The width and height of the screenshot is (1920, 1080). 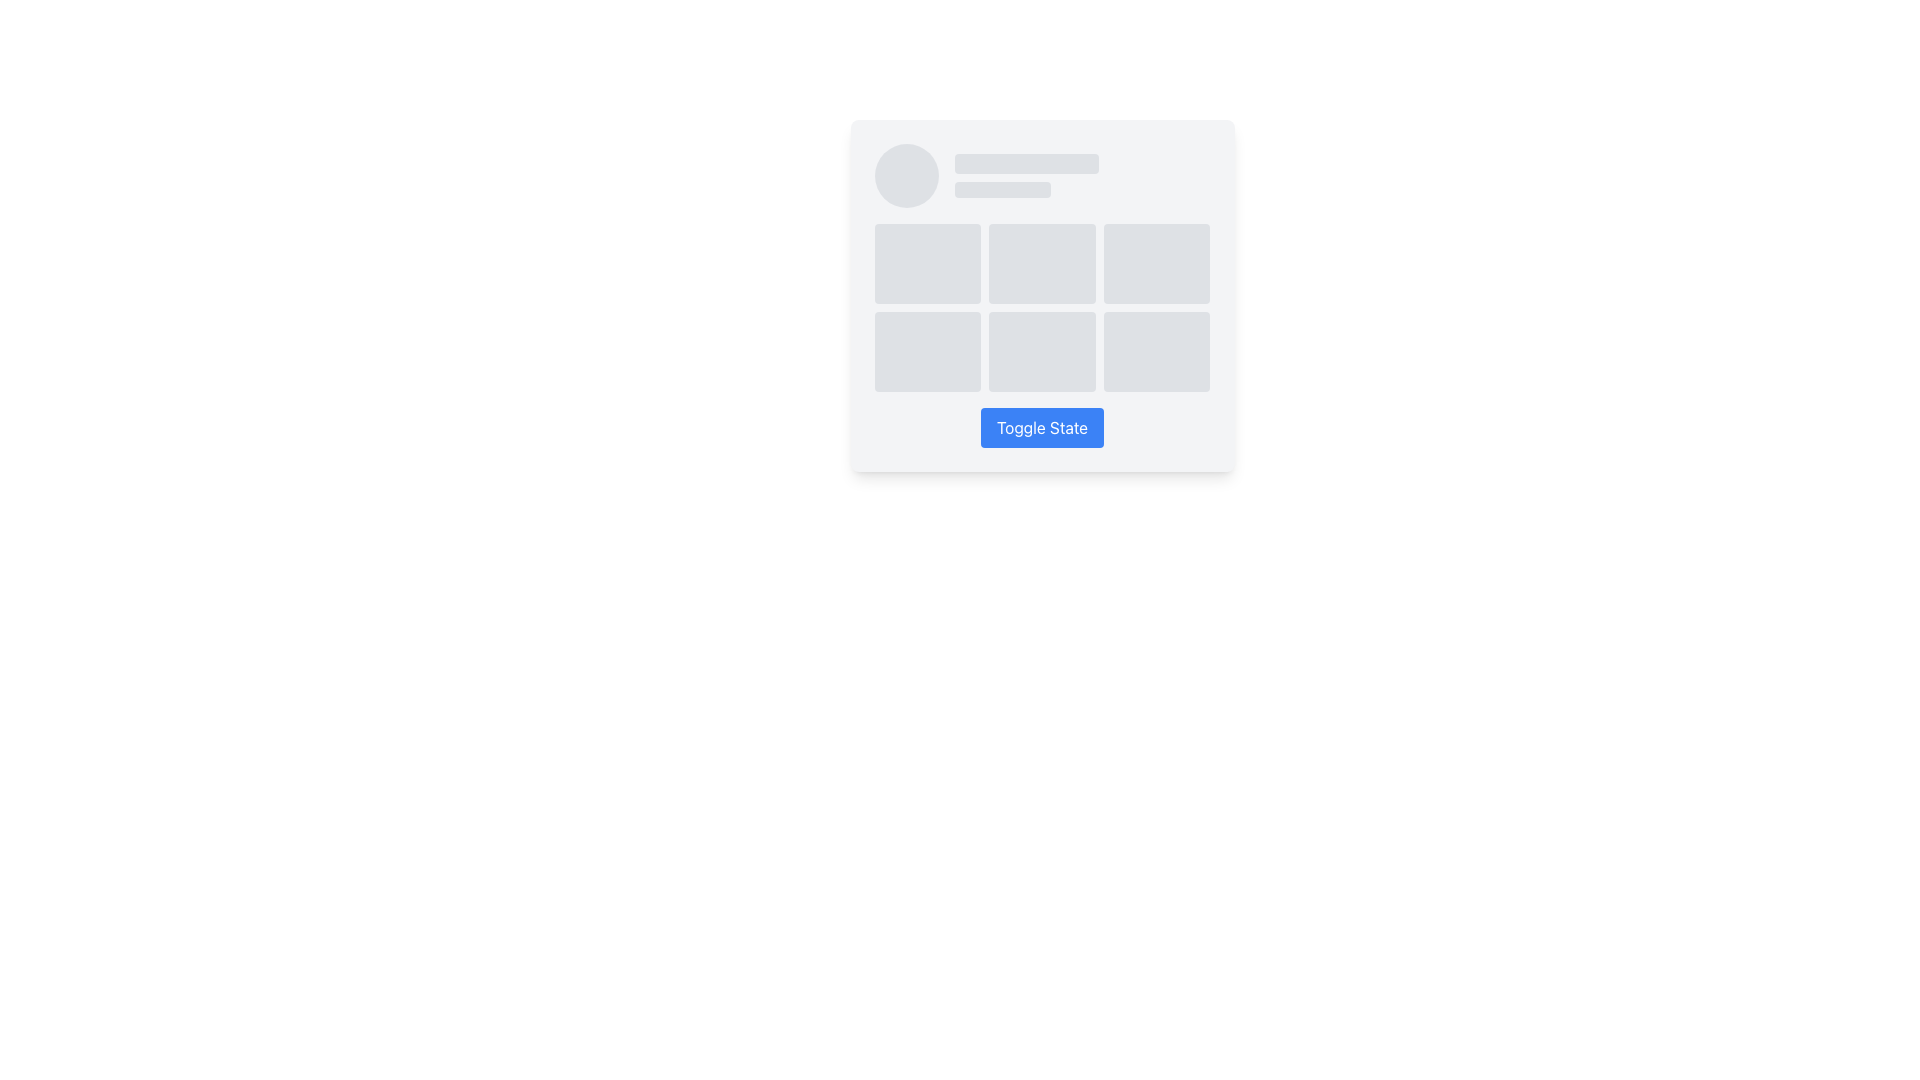 I want to click on the gray rectangular placeholder loading indicator with rounded corners located in the bottom-right corner of the grid, so click(x=1157, y=350).